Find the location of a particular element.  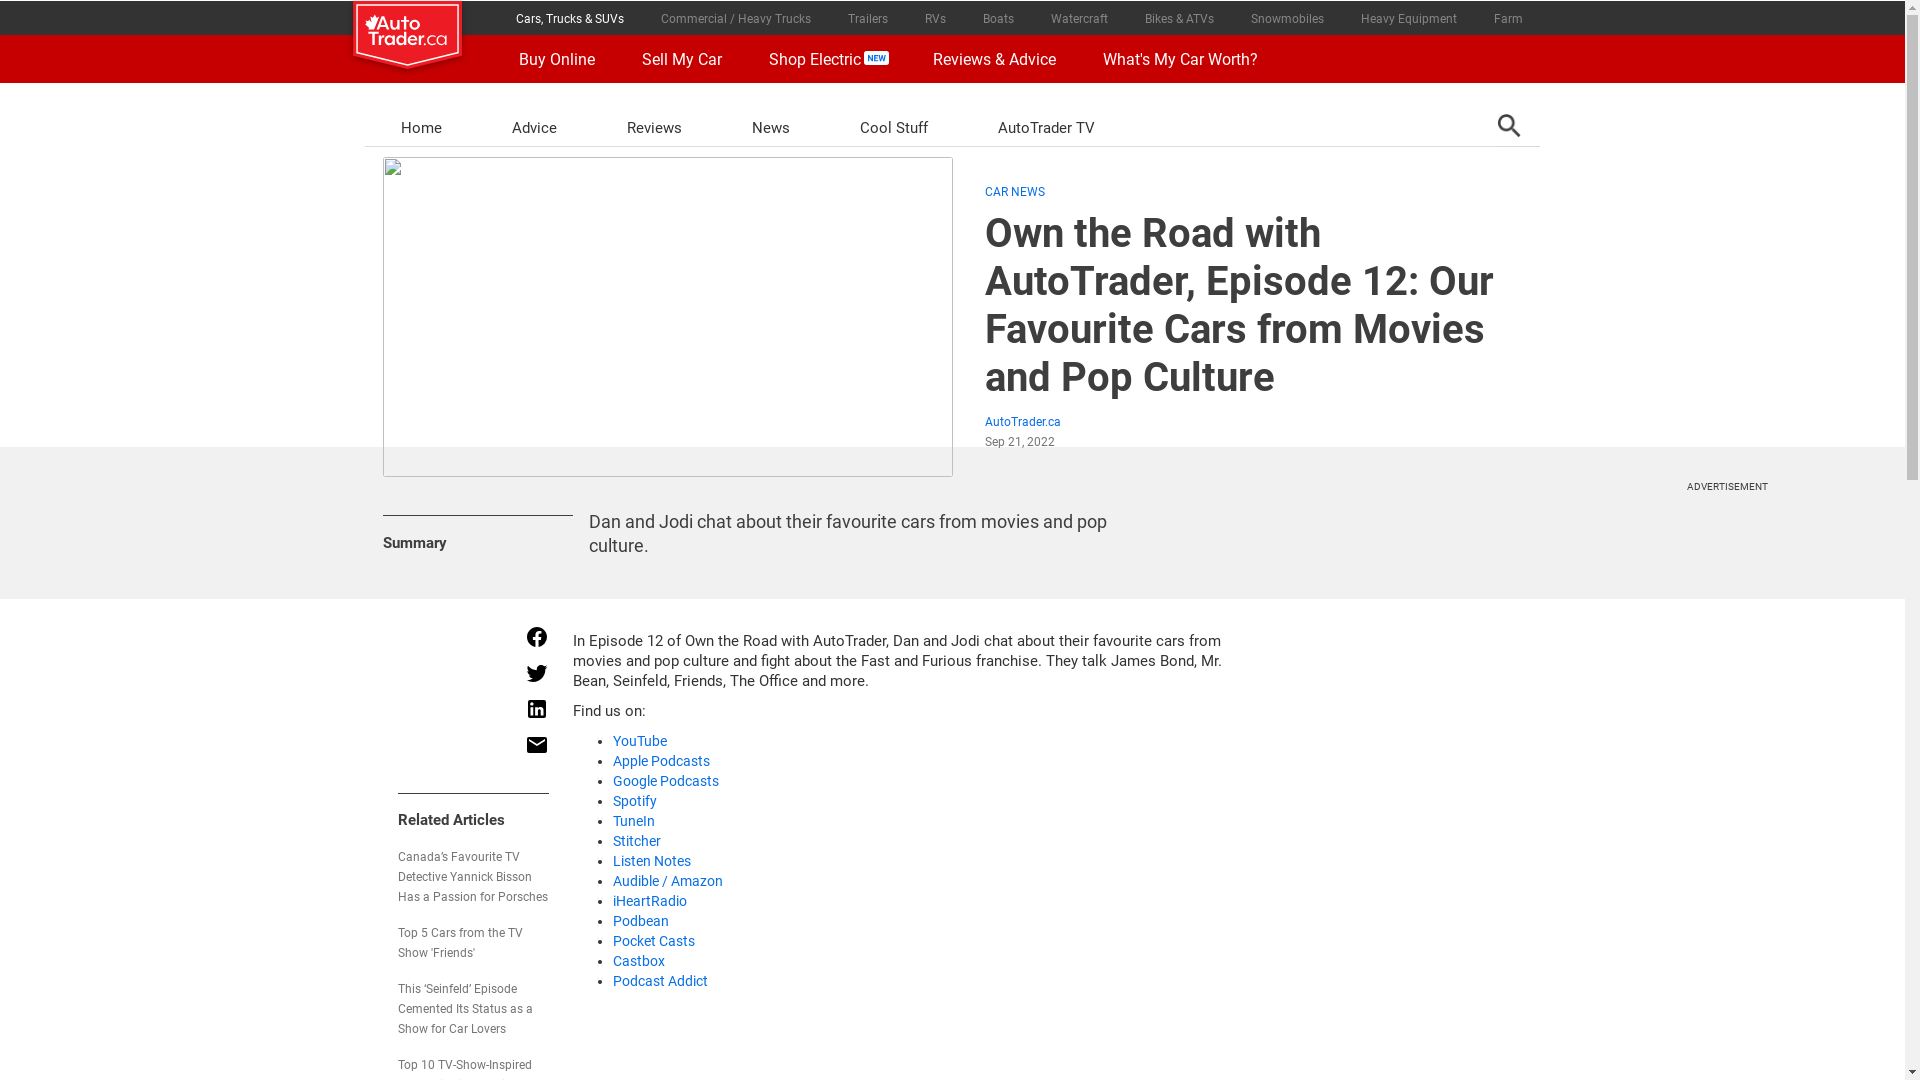

'Buy Online' is located at coordinates (549, 56).